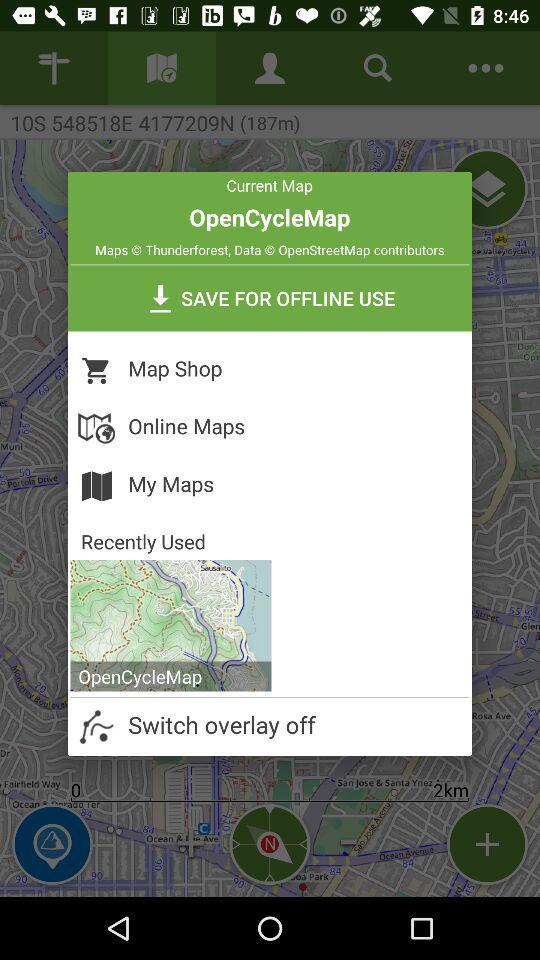 The height and width of the screenshot is (960, 540). Describe the element at coordinates (269, 297) in the screenshot. I see `icon above the map shop` at that location.